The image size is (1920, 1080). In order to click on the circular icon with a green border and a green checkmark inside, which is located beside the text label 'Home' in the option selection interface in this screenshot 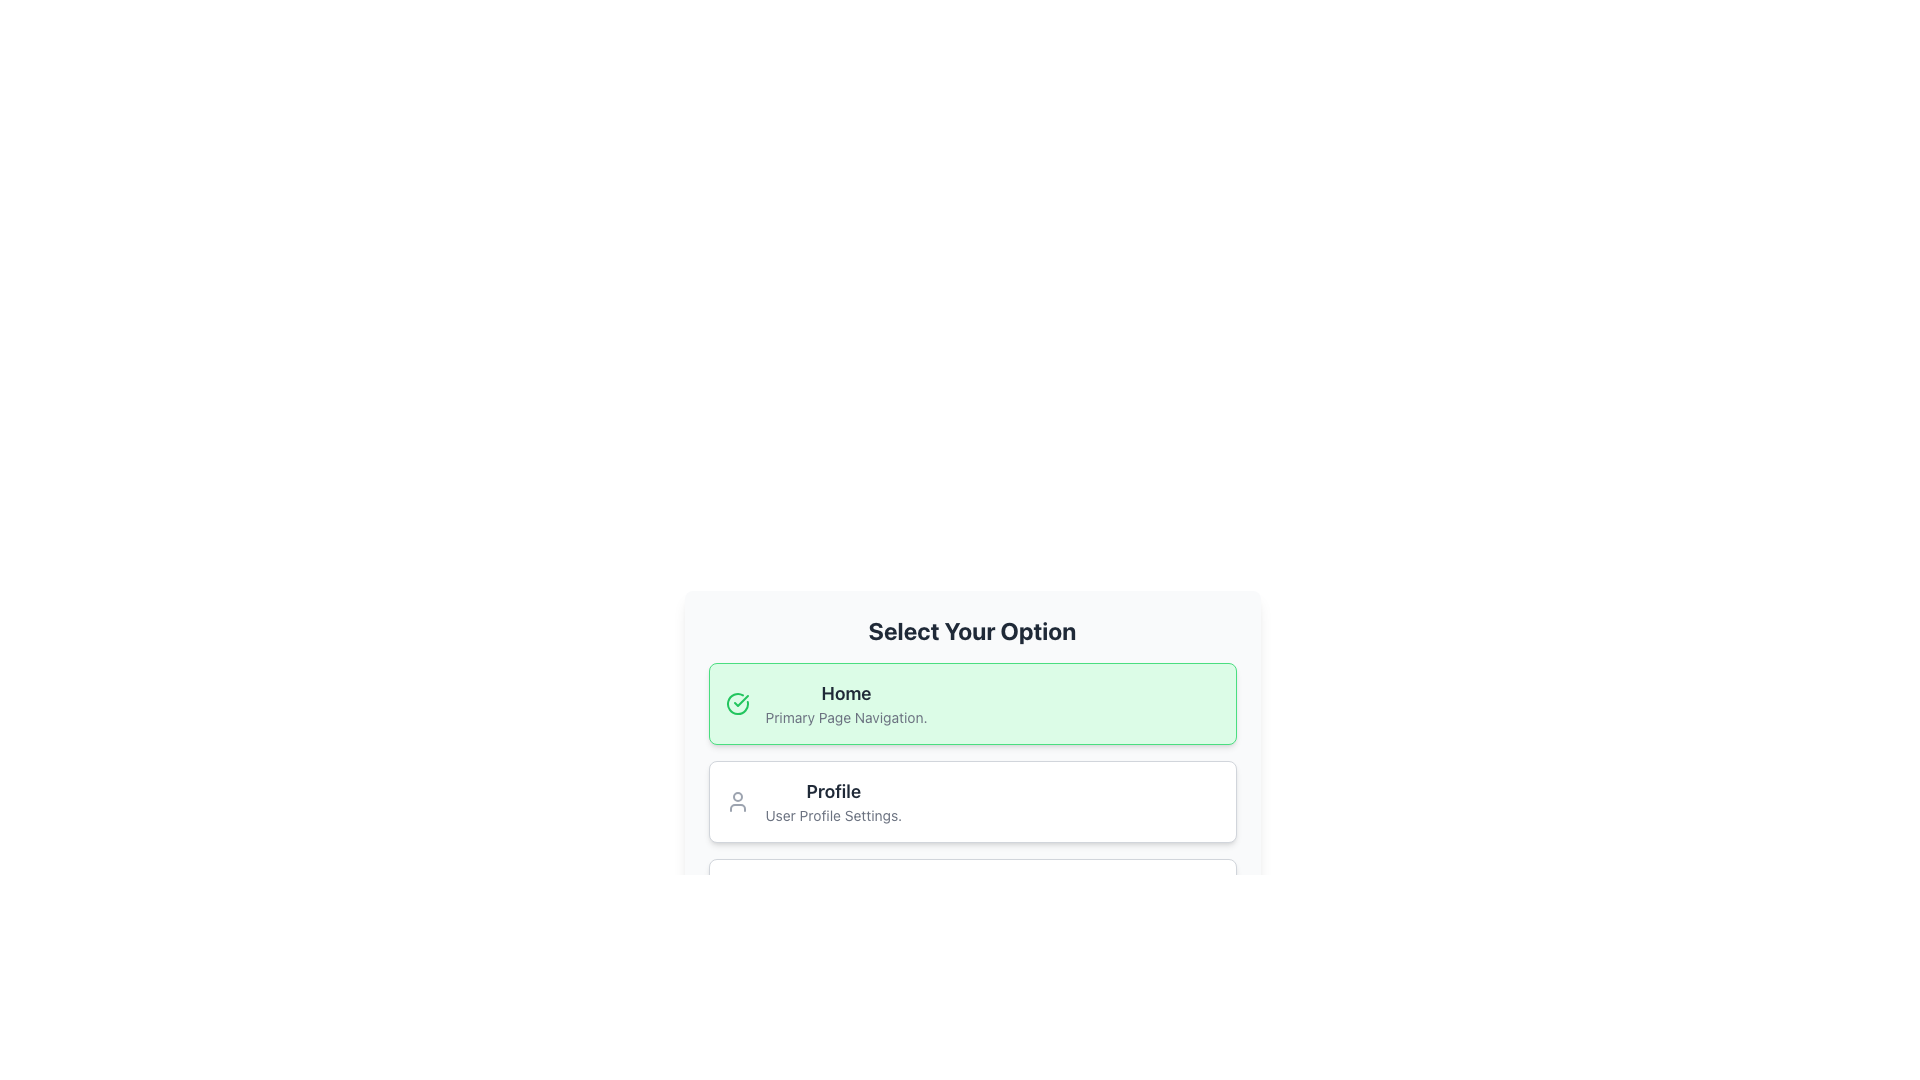, I will do `click(736, 703)`.